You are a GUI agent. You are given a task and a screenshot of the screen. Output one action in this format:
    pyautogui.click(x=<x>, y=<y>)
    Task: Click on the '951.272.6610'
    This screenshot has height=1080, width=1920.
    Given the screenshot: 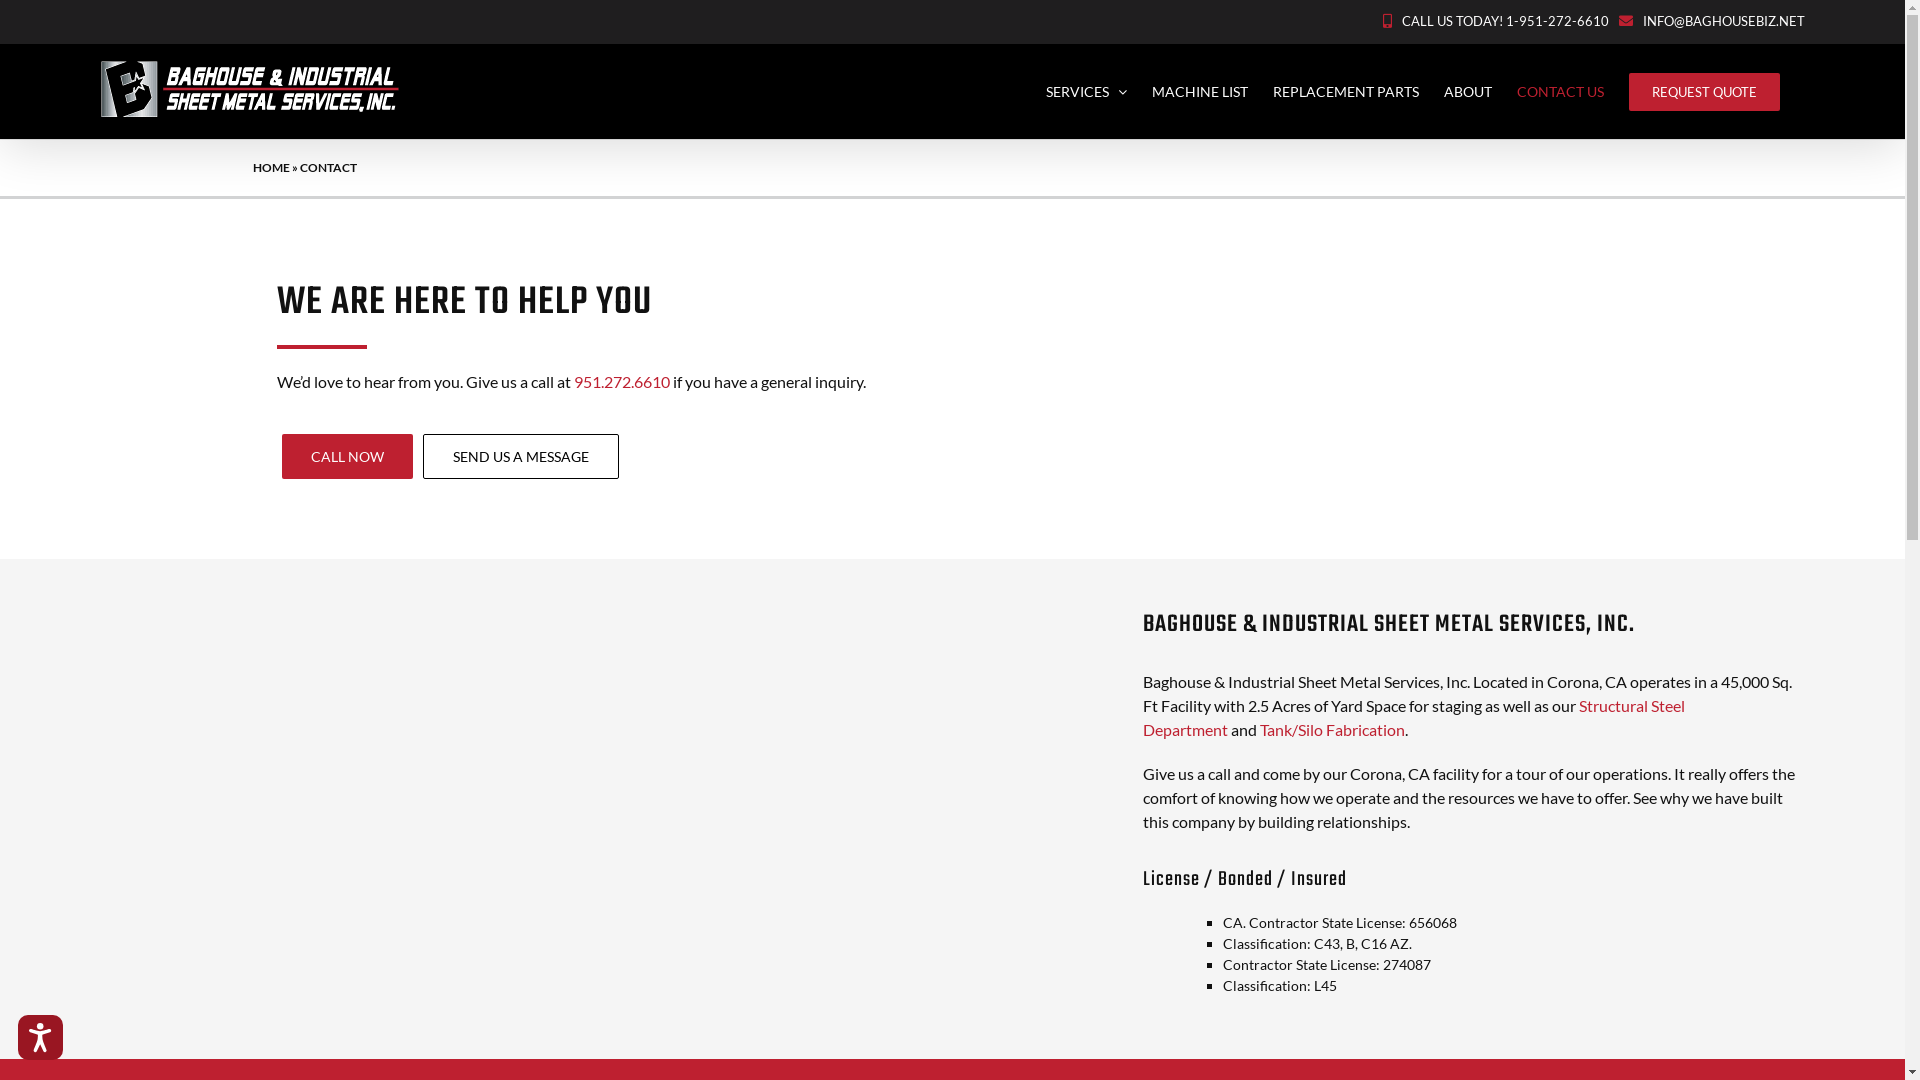 What is the action you would take?
    pyautogui.click(x=573, y=381)
    